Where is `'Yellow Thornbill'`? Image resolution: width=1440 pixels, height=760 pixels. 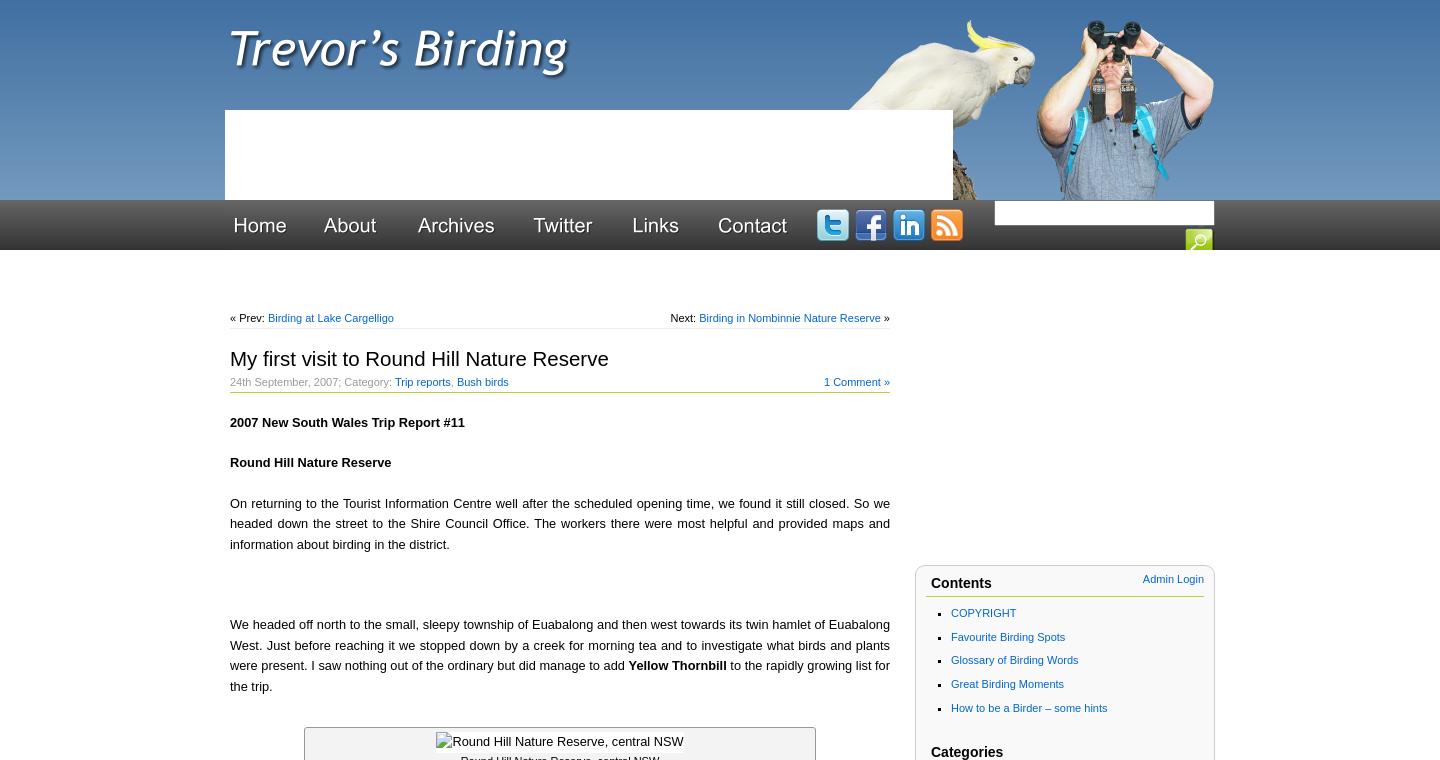 'Yellow Thornbill' is located at coordinates (676, 664).